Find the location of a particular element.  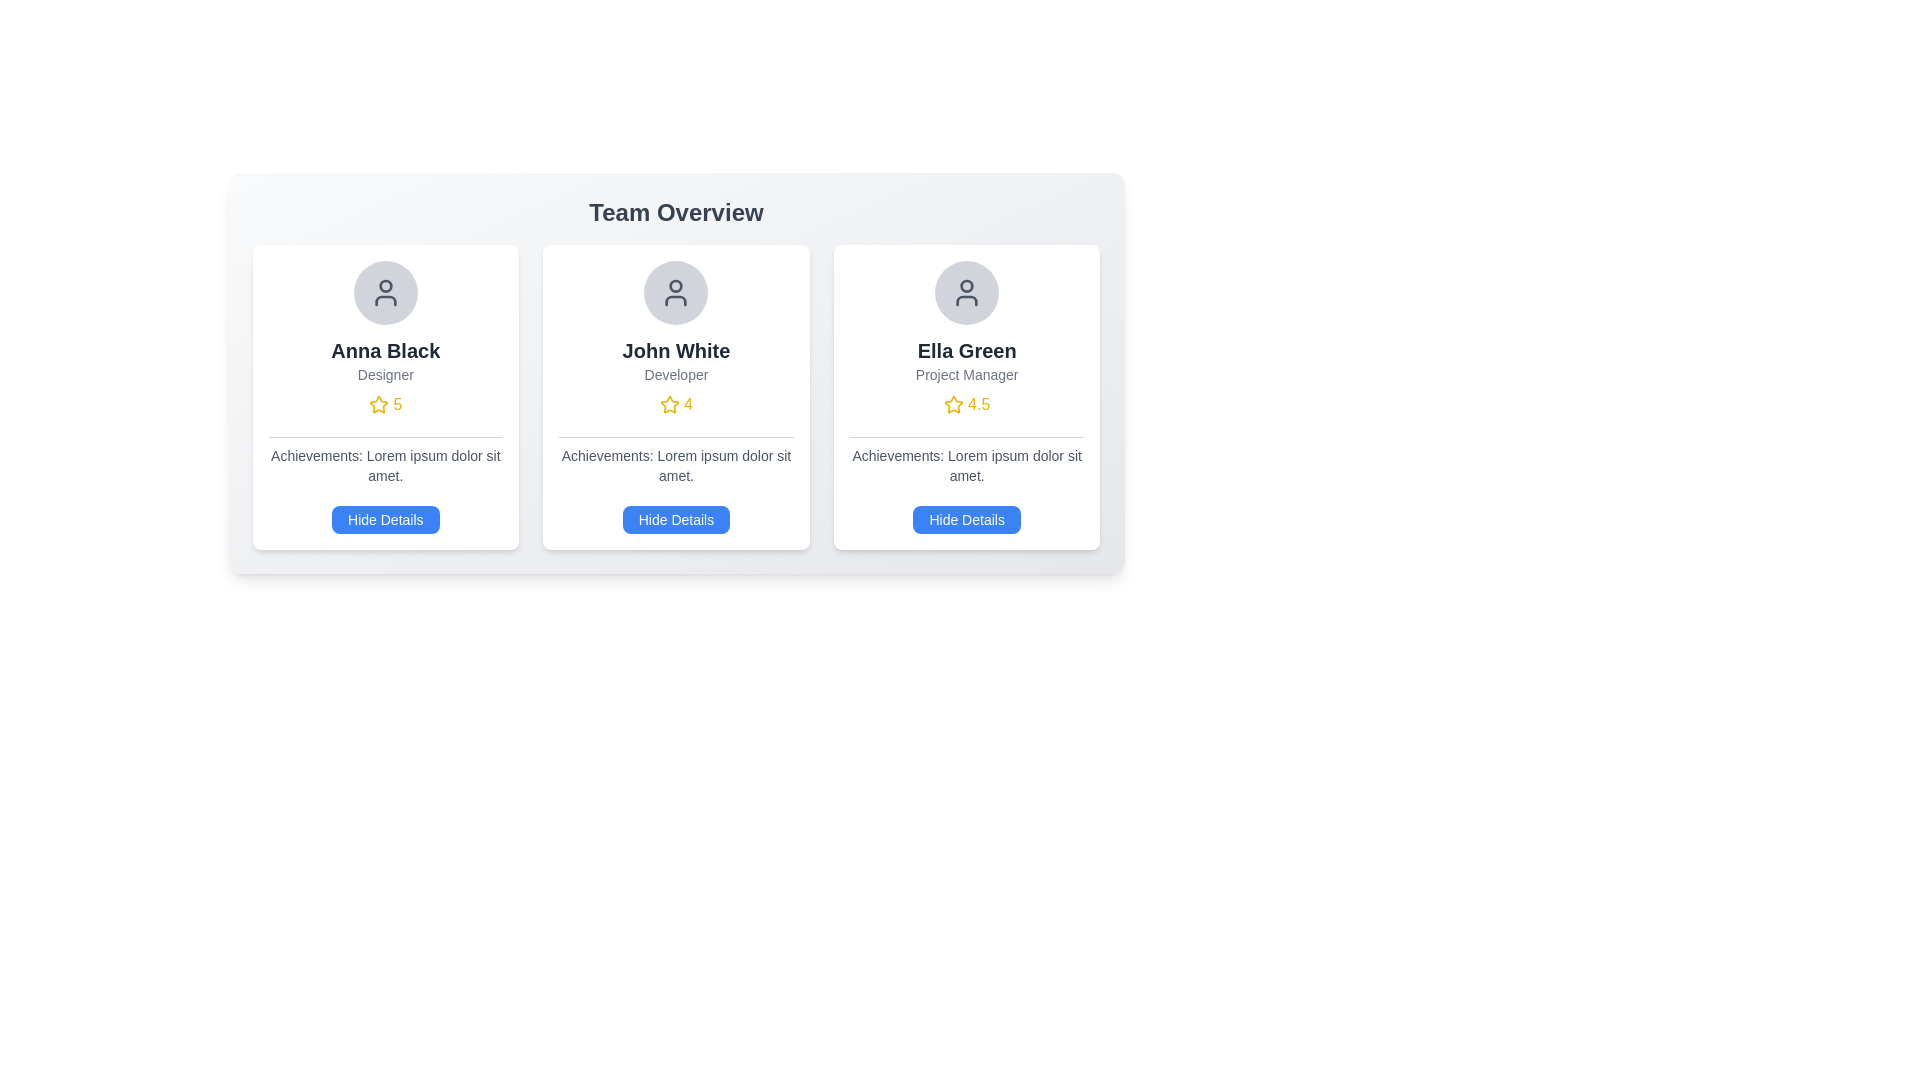

the label that provides information about a team member, including their name, role, and rating, located in the first card of the 'Team Overview' section, under the user avatar icon is located at coordinates (385, 377).